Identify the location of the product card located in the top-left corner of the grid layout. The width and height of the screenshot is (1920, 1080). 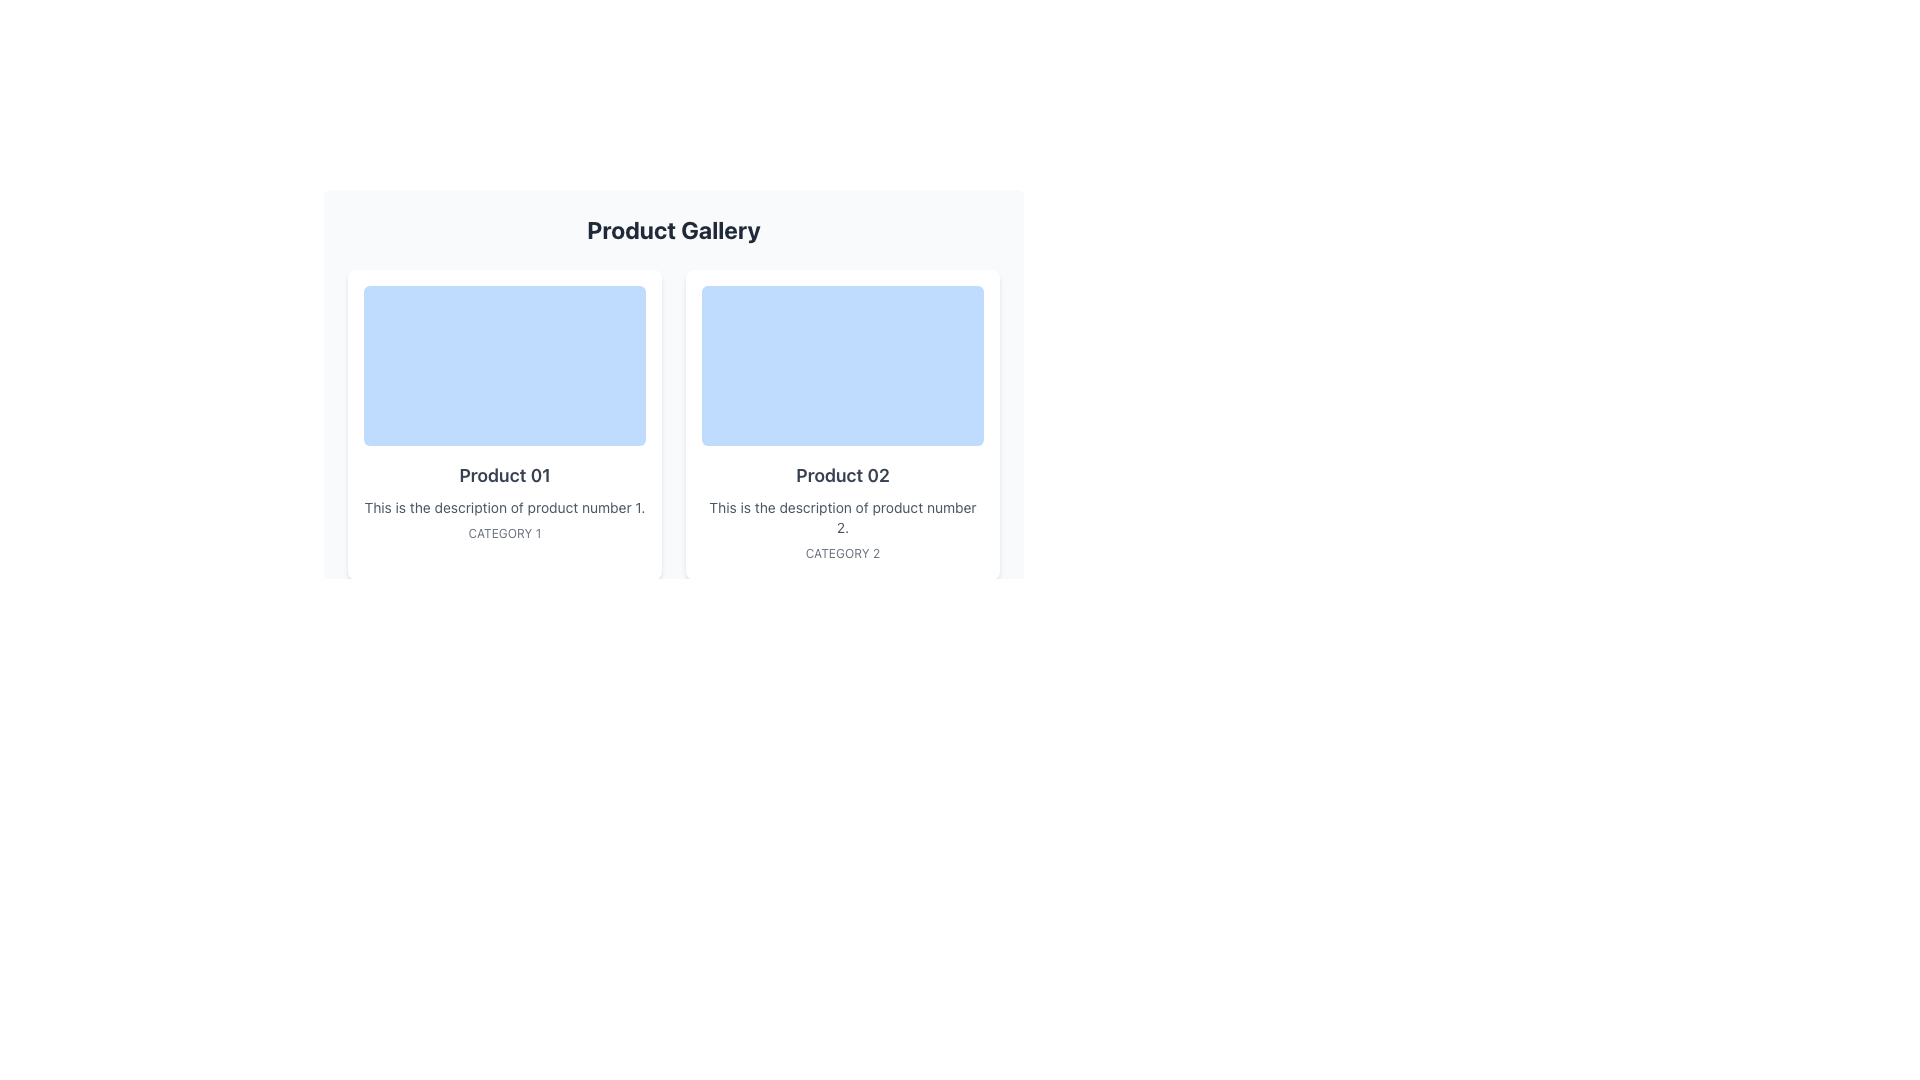
(504, 423).